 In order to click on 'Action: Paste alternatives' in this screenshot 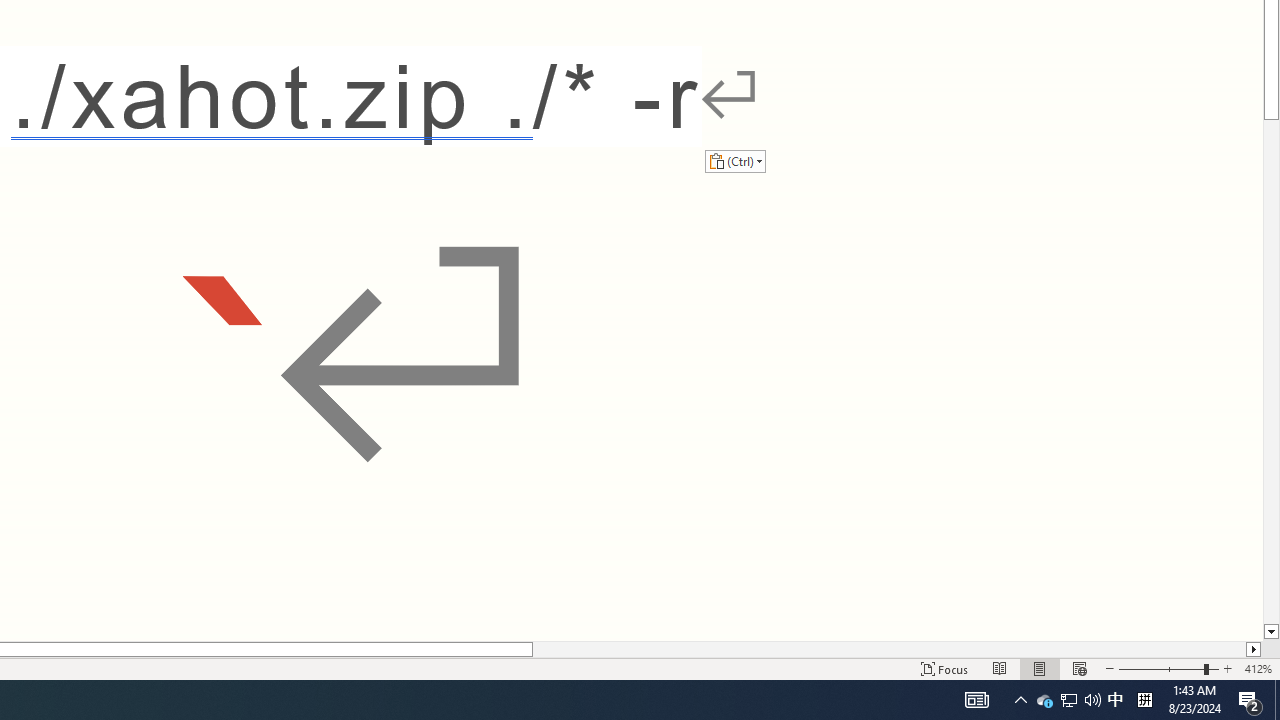, I will do `click(734, 160)`.